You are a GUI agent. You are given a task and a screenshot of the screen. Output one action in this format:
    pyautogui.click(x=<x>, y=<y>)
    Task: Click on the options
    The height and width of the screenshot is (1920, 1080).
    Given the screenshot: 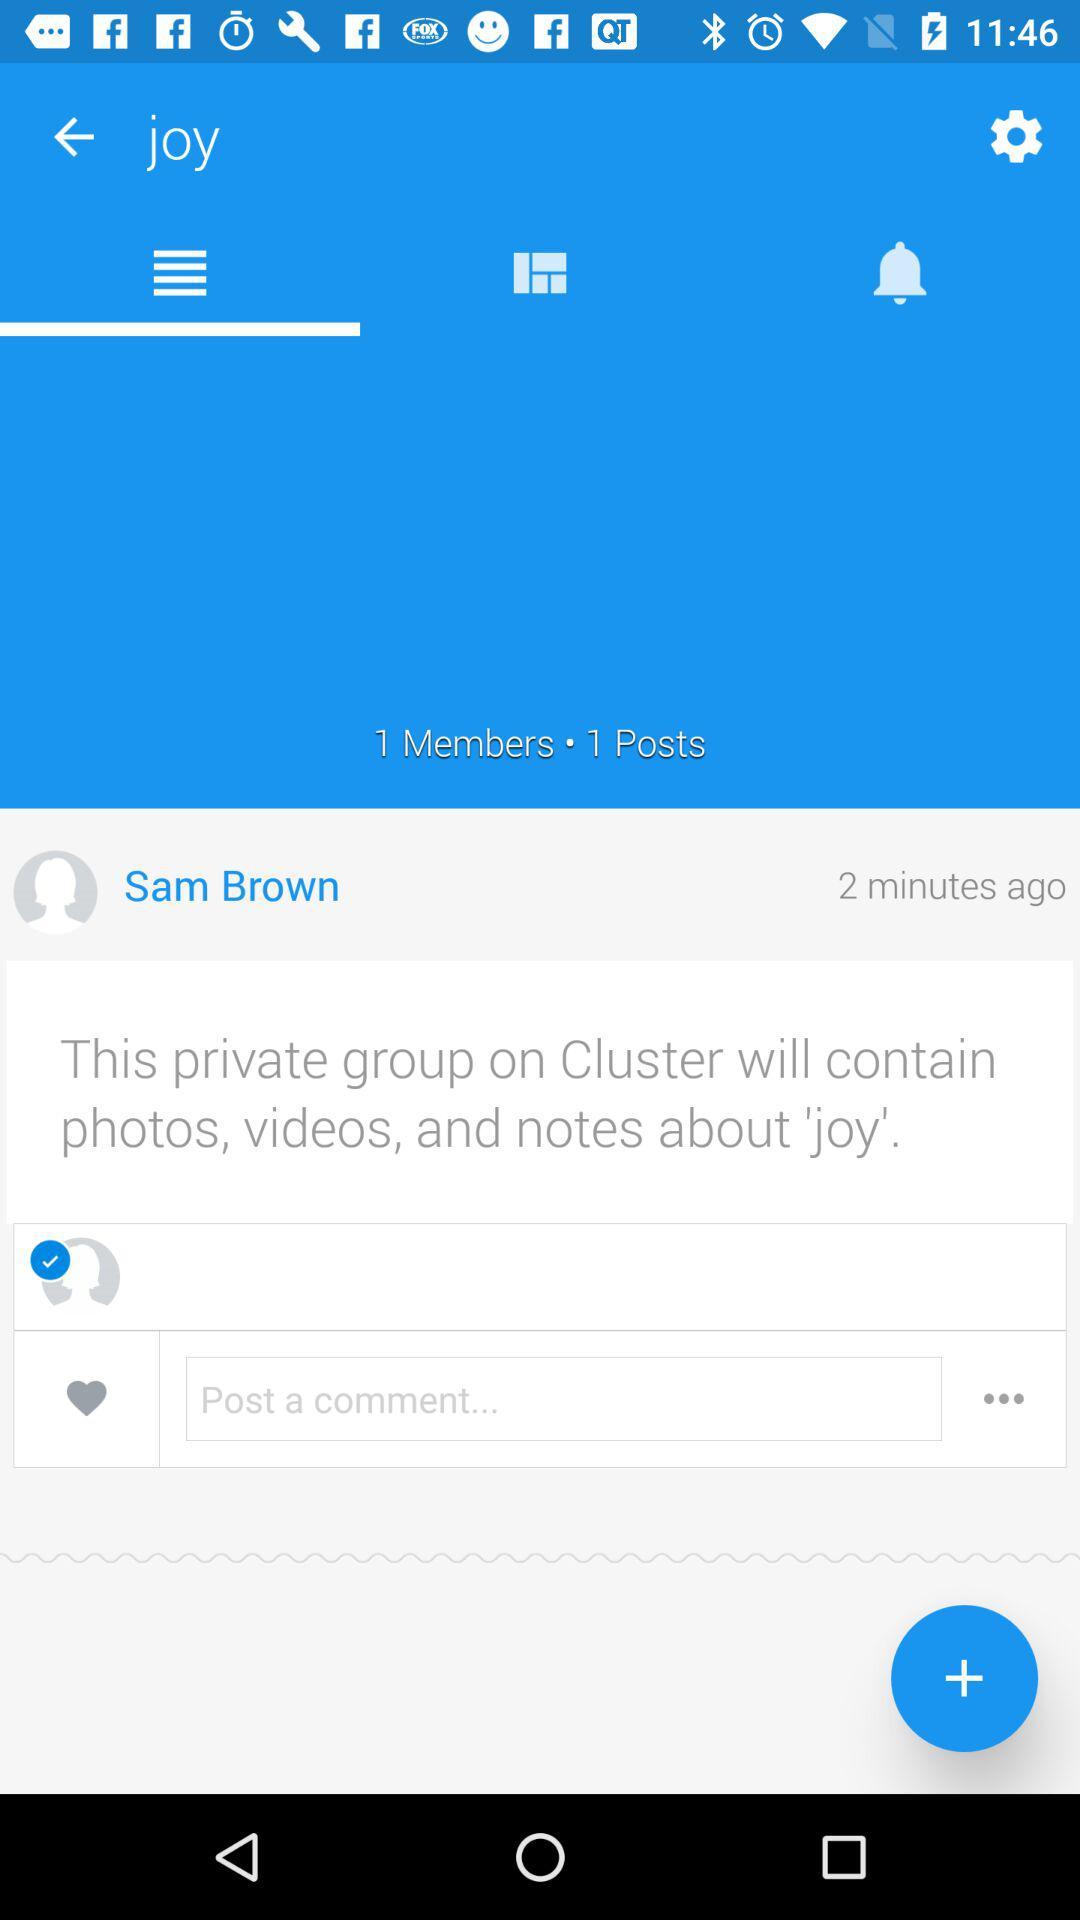 What is the action you would take?
    pyautogui.click(x=1003, y=1397)
    